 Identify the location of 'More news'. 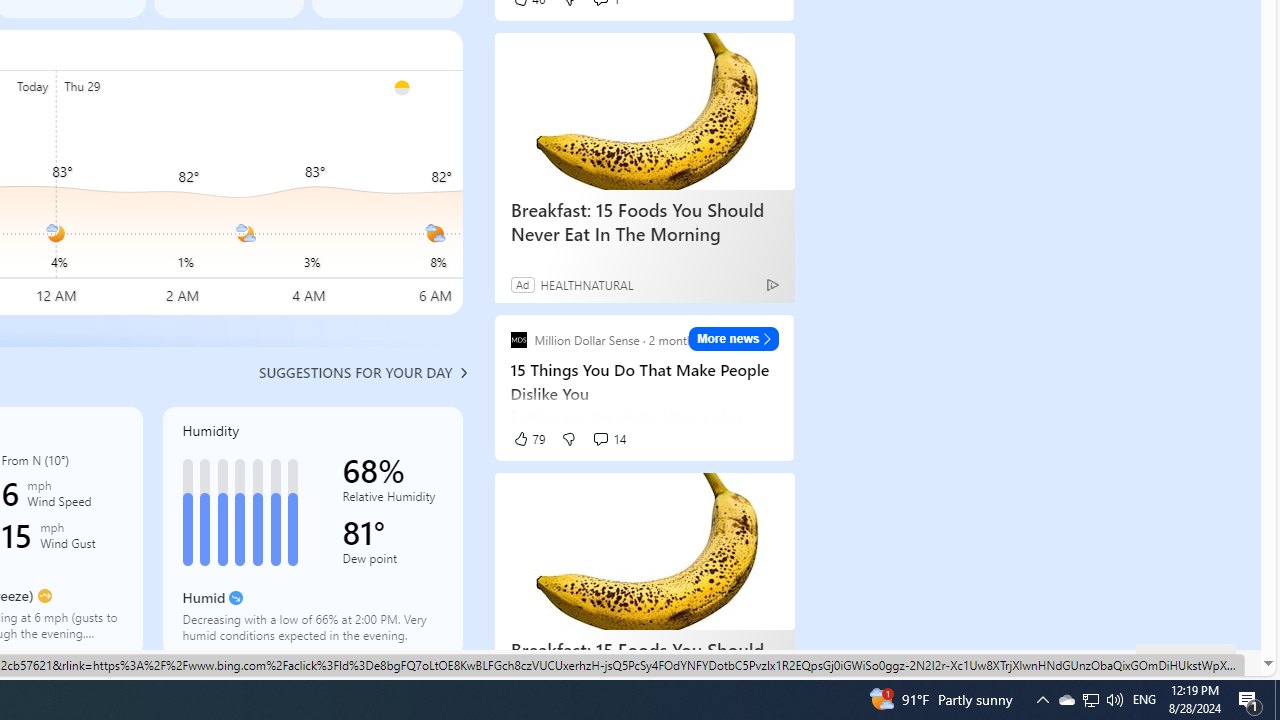
(733, 338).